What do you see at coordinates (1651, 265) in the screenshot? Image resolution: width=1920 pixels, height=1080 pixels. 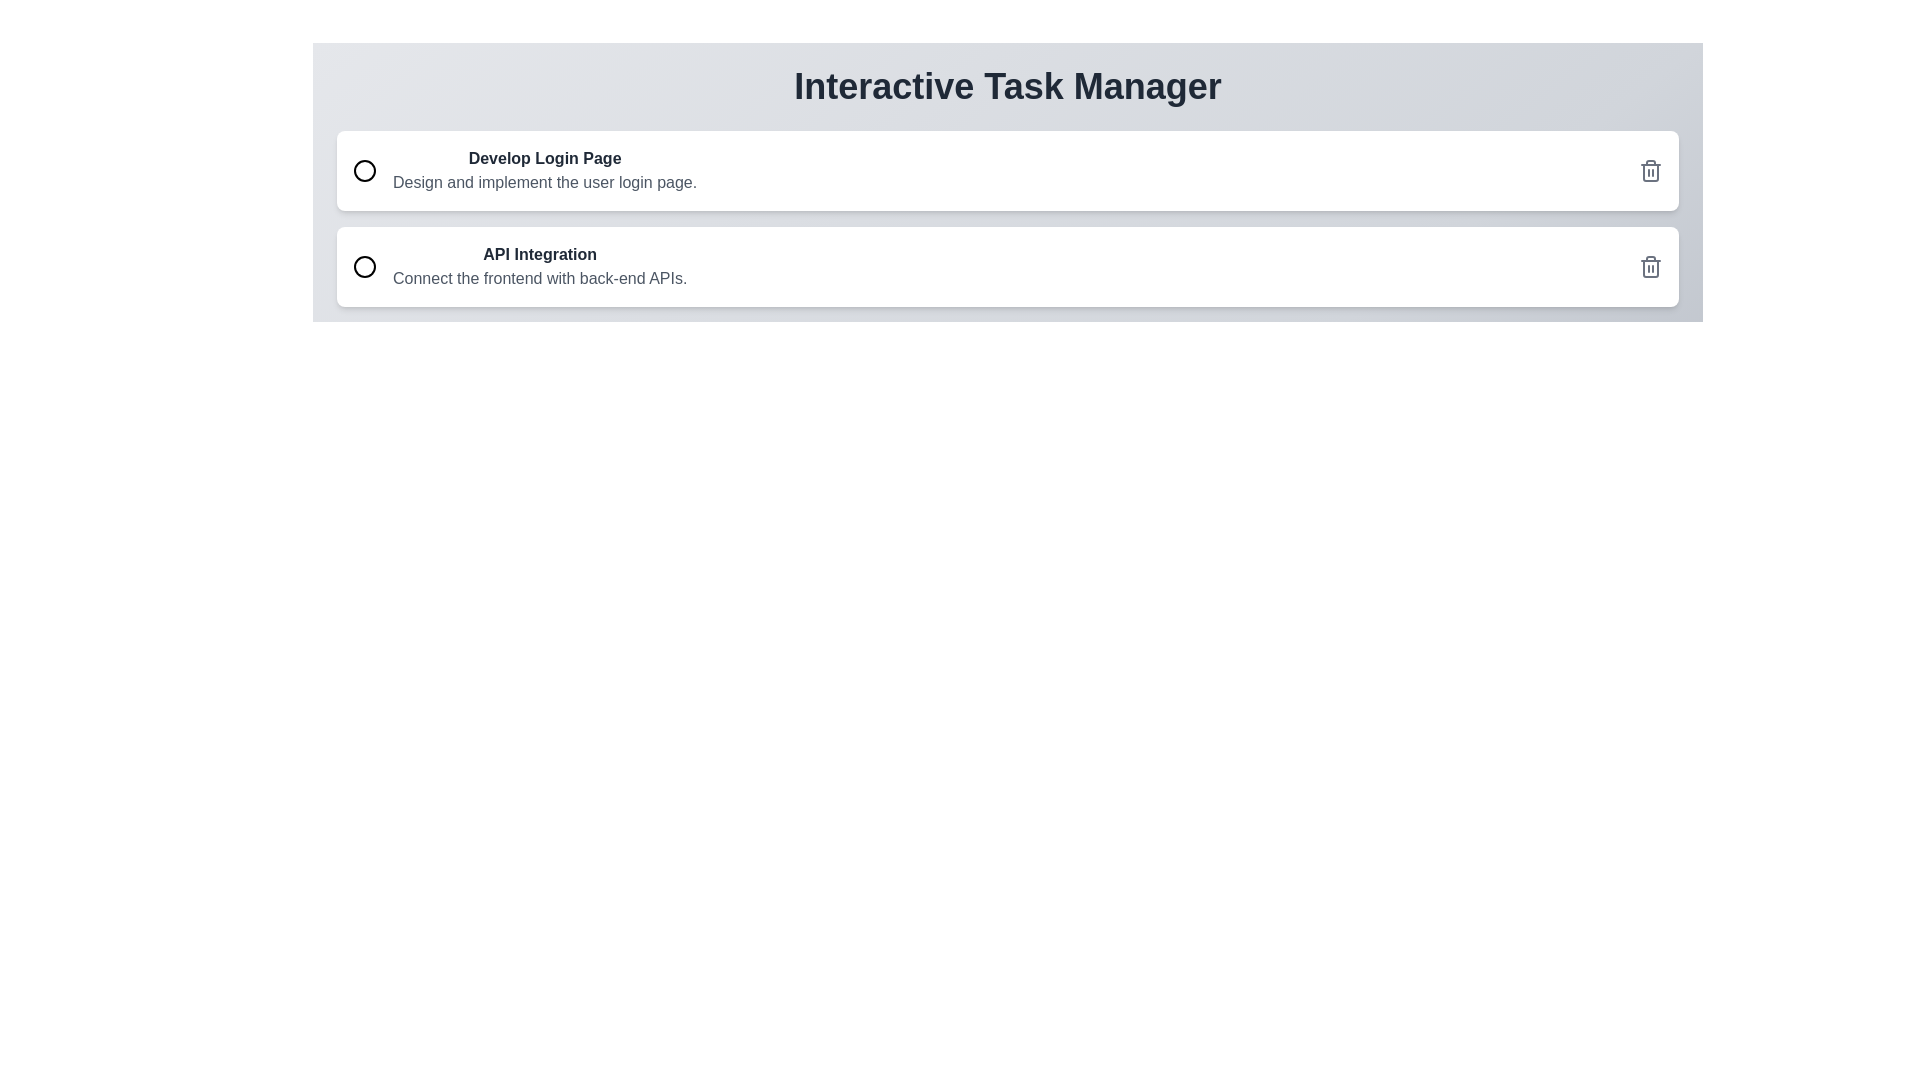 I see `delete button for the task titled API Integration` at bounding box center [1651, 265].